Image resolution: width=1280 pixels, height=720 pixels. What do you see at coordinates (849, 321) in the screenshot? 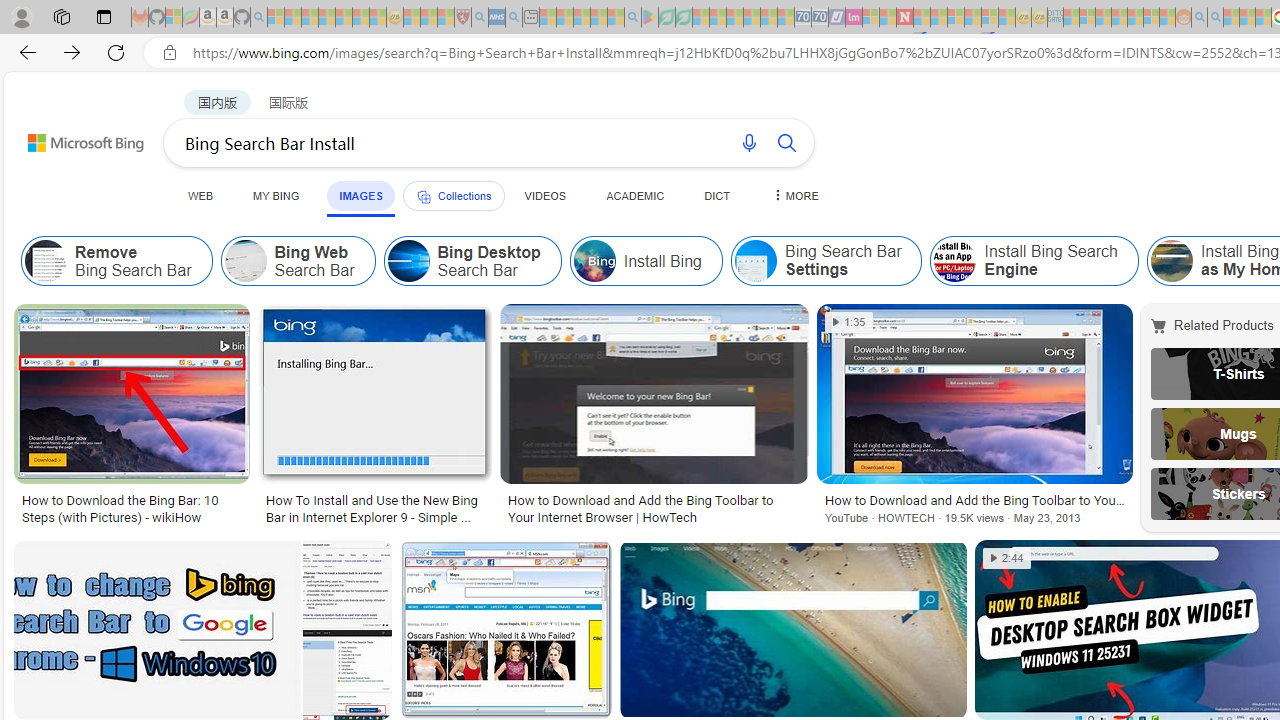
I see `'1:35'` at bounding box center [849, 321].